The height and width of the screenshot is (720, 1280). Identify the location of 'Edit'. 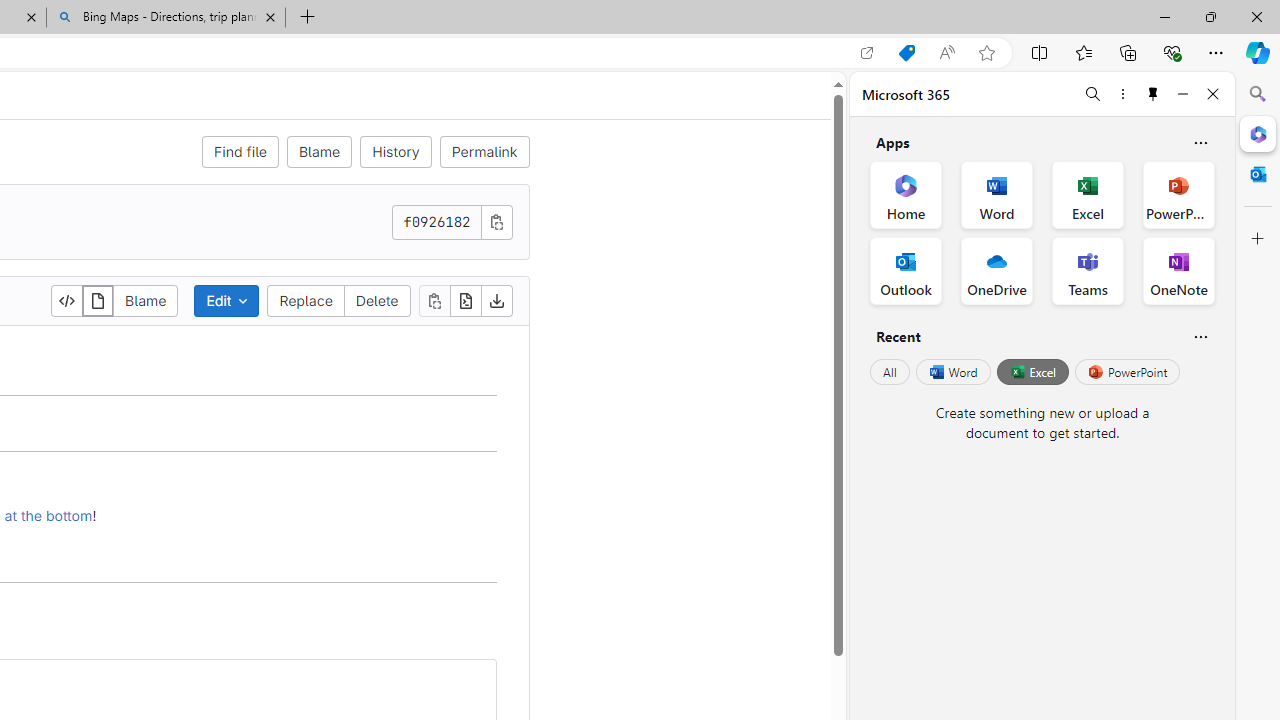
(227, 300).